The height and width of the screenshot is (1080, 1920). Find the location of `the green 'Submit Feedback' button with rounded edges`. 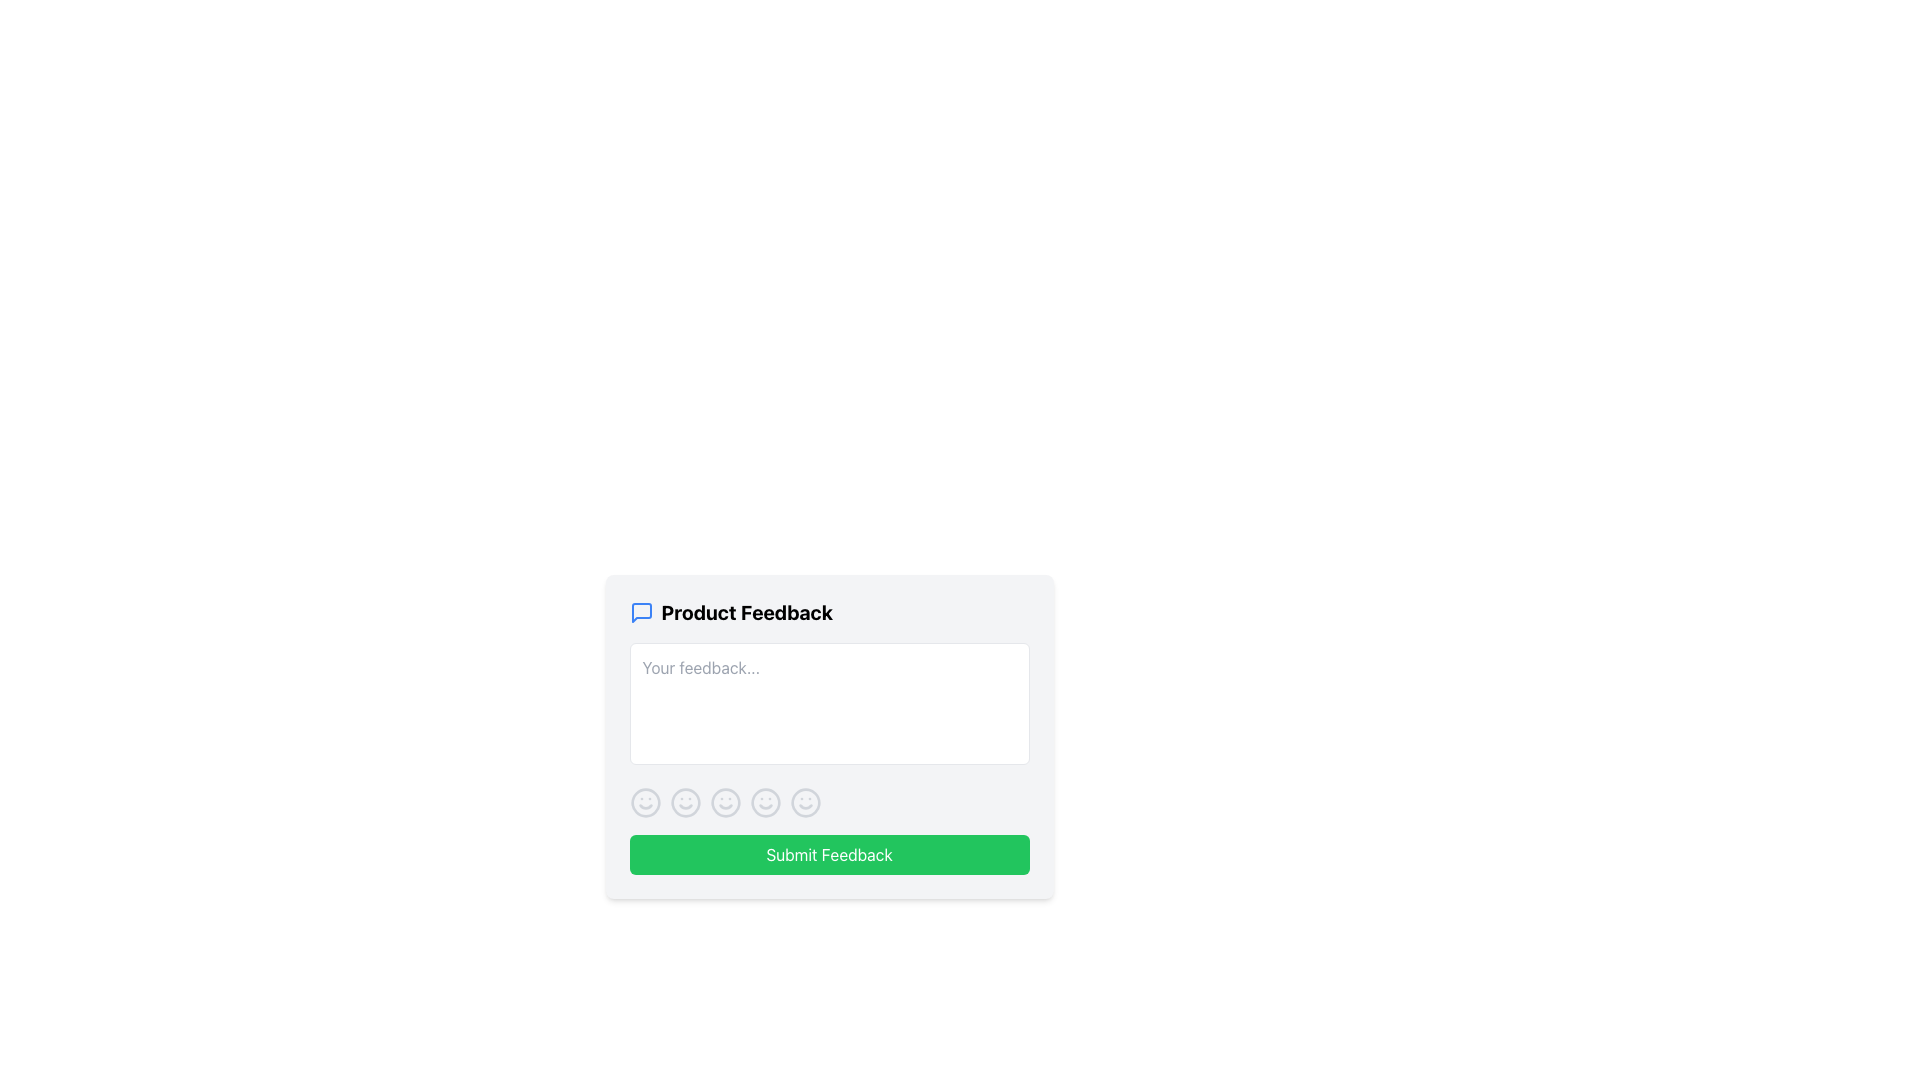

the green 'Submit Feedback' button with rounded edges is located at coordinates (829, 855).